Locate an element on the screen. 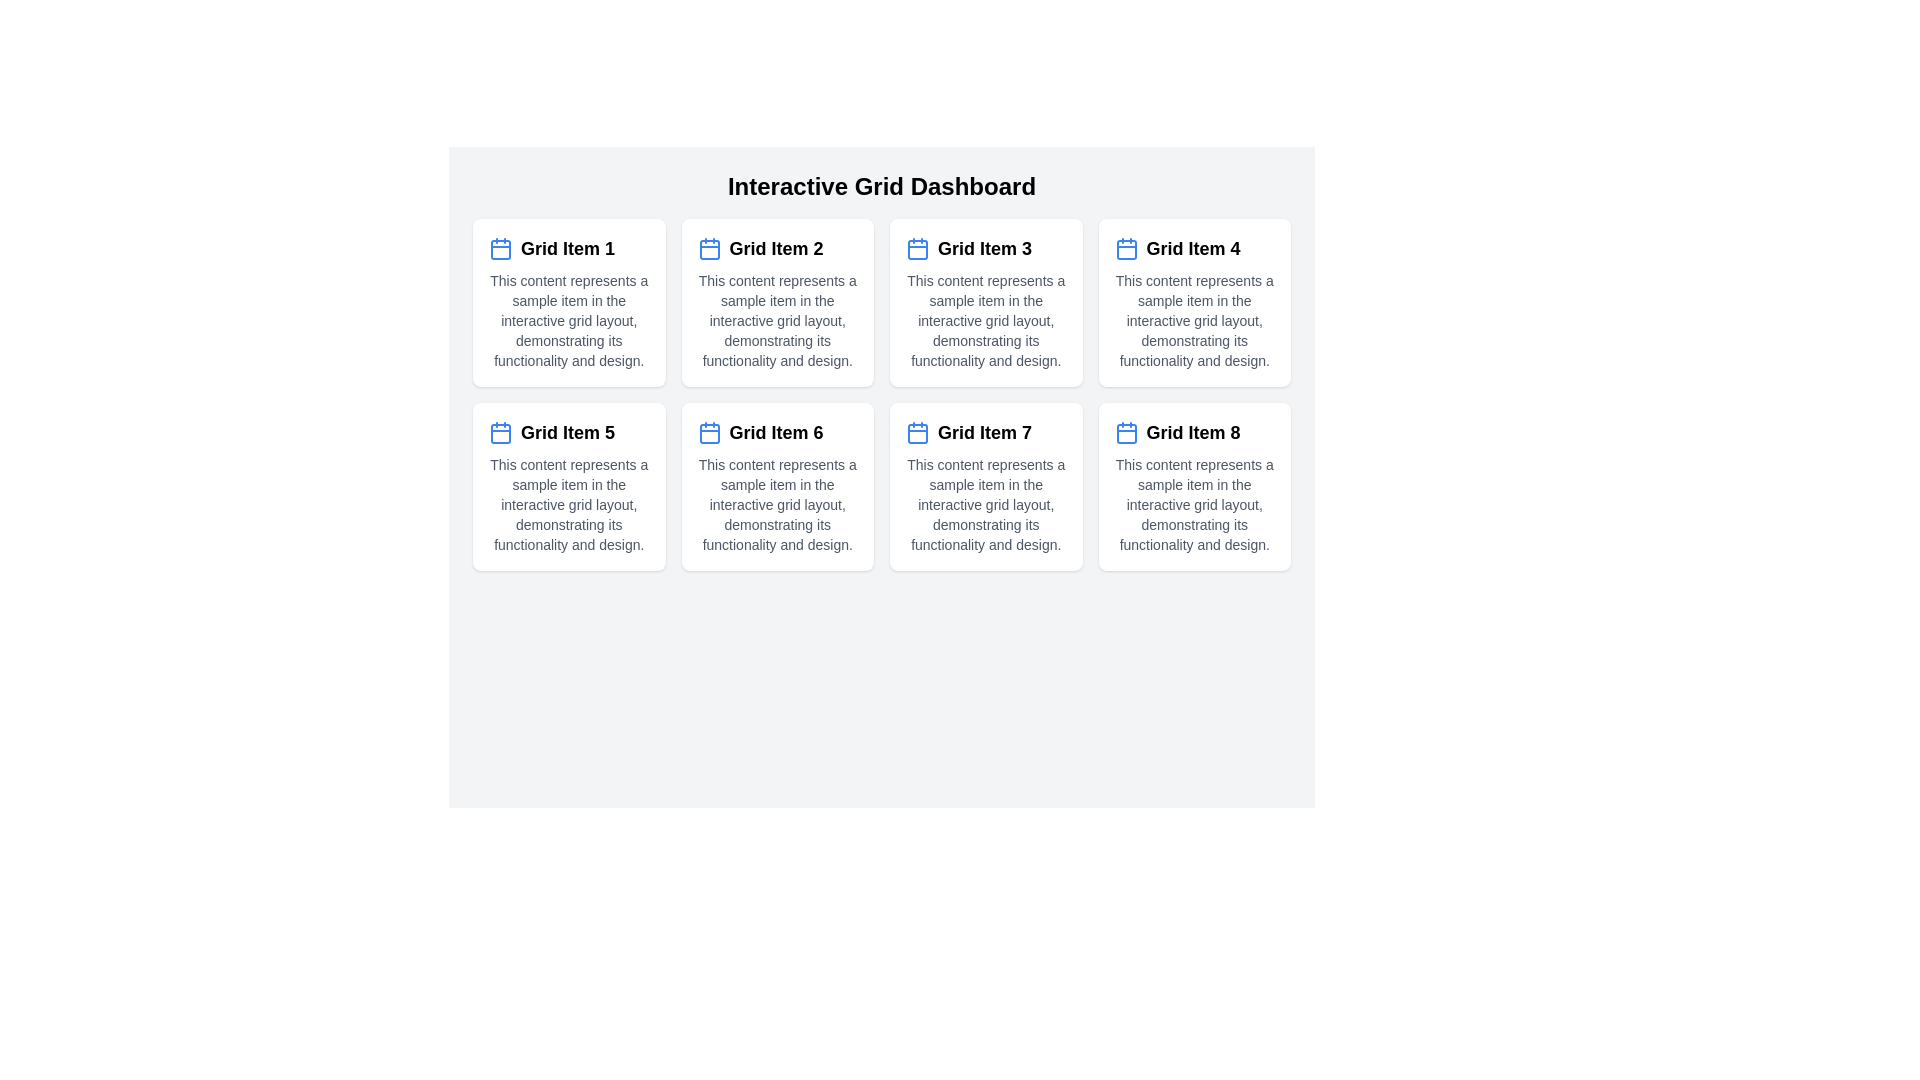  the Informational Card, which is the third item in the second row of a 4x2 grid layout, positioned centrally below 'Grid Item 2' and 'Grid Item 7', and to the right of 'Grid Item 5' is located at coordinates (776, 486).